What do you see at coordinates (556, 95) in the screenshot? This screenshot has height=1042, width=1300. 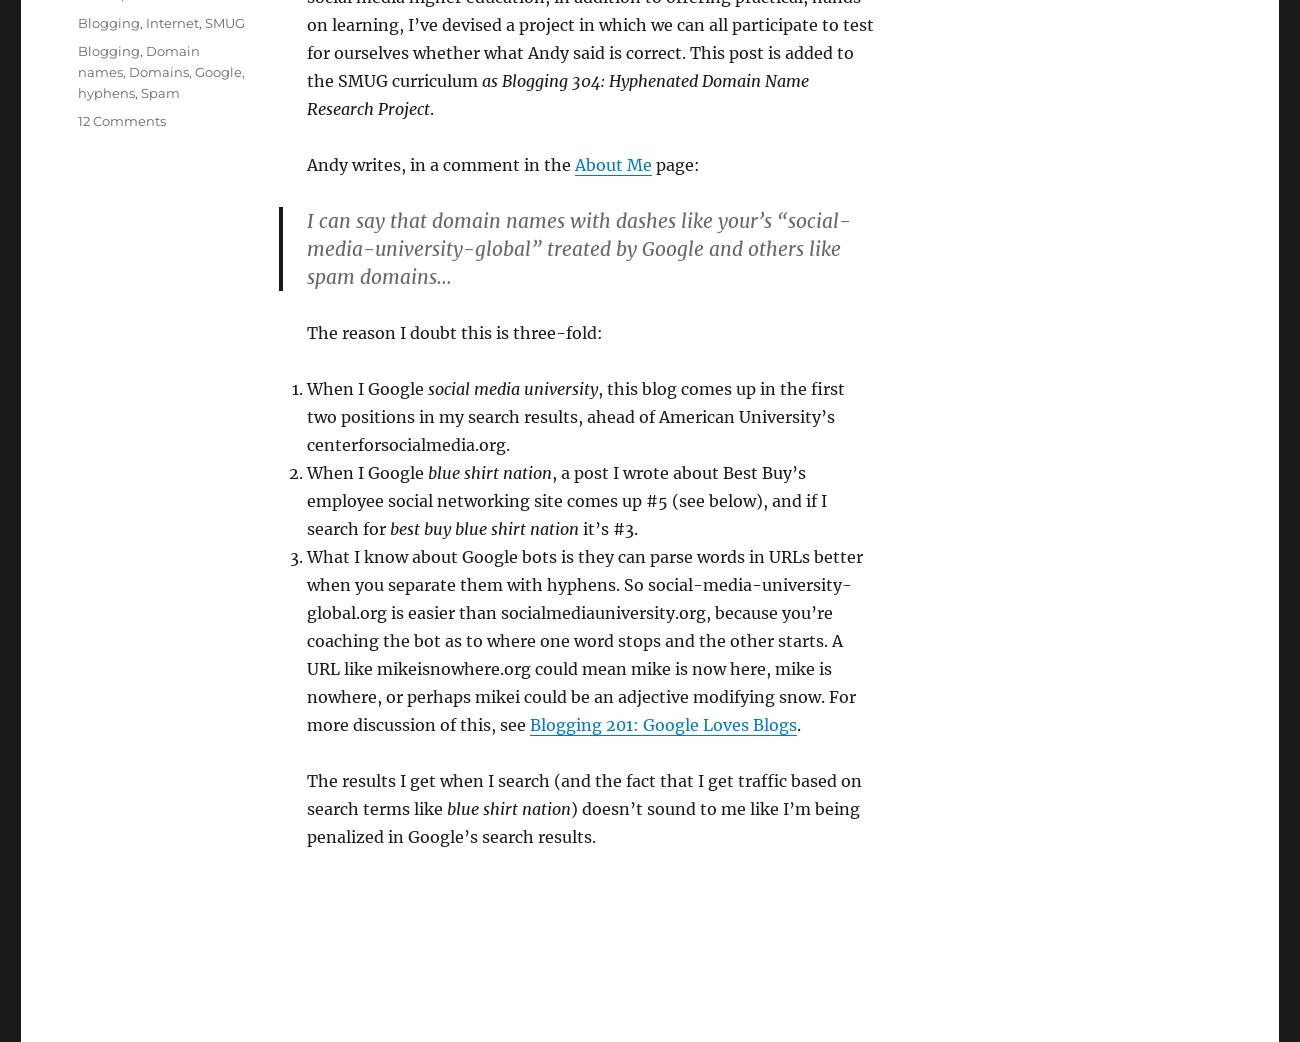 I see `'as Blogging 304: Hyphenated Domain Name Research Project'` at bounding box center [556, 95].